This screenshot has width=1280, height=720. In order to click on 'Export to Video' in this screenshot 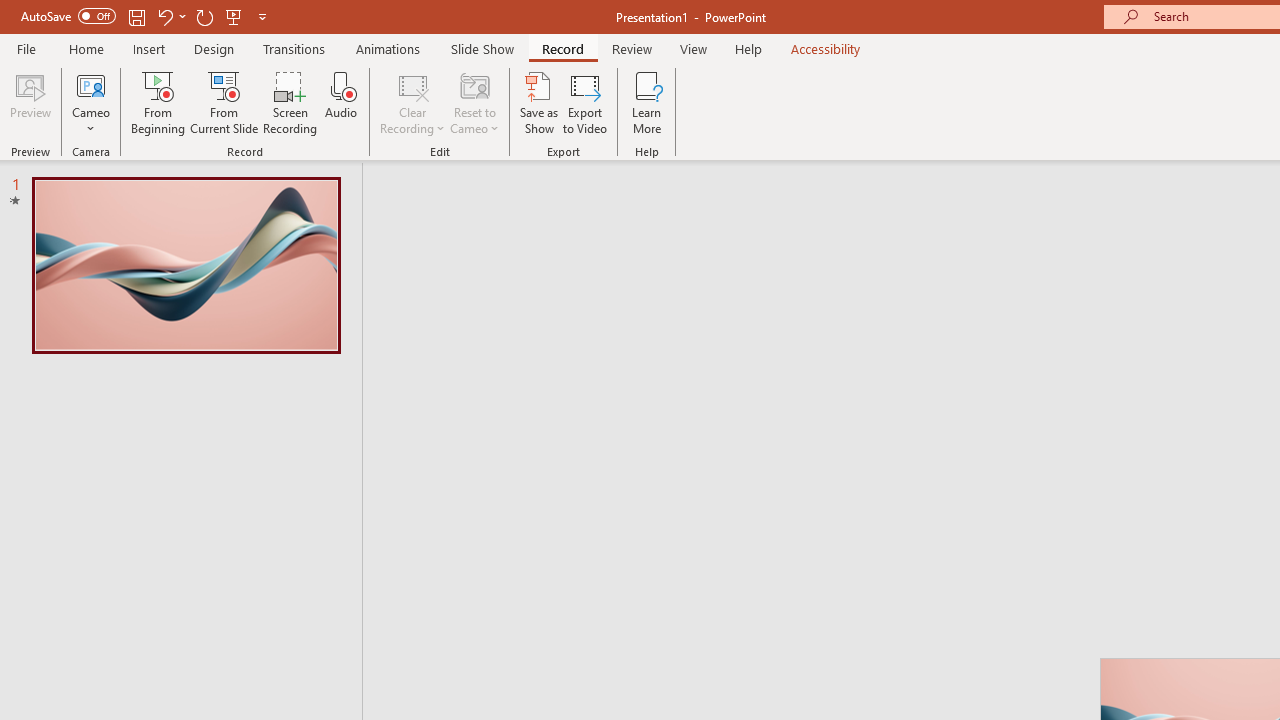, I will do `click(584, 103)`.